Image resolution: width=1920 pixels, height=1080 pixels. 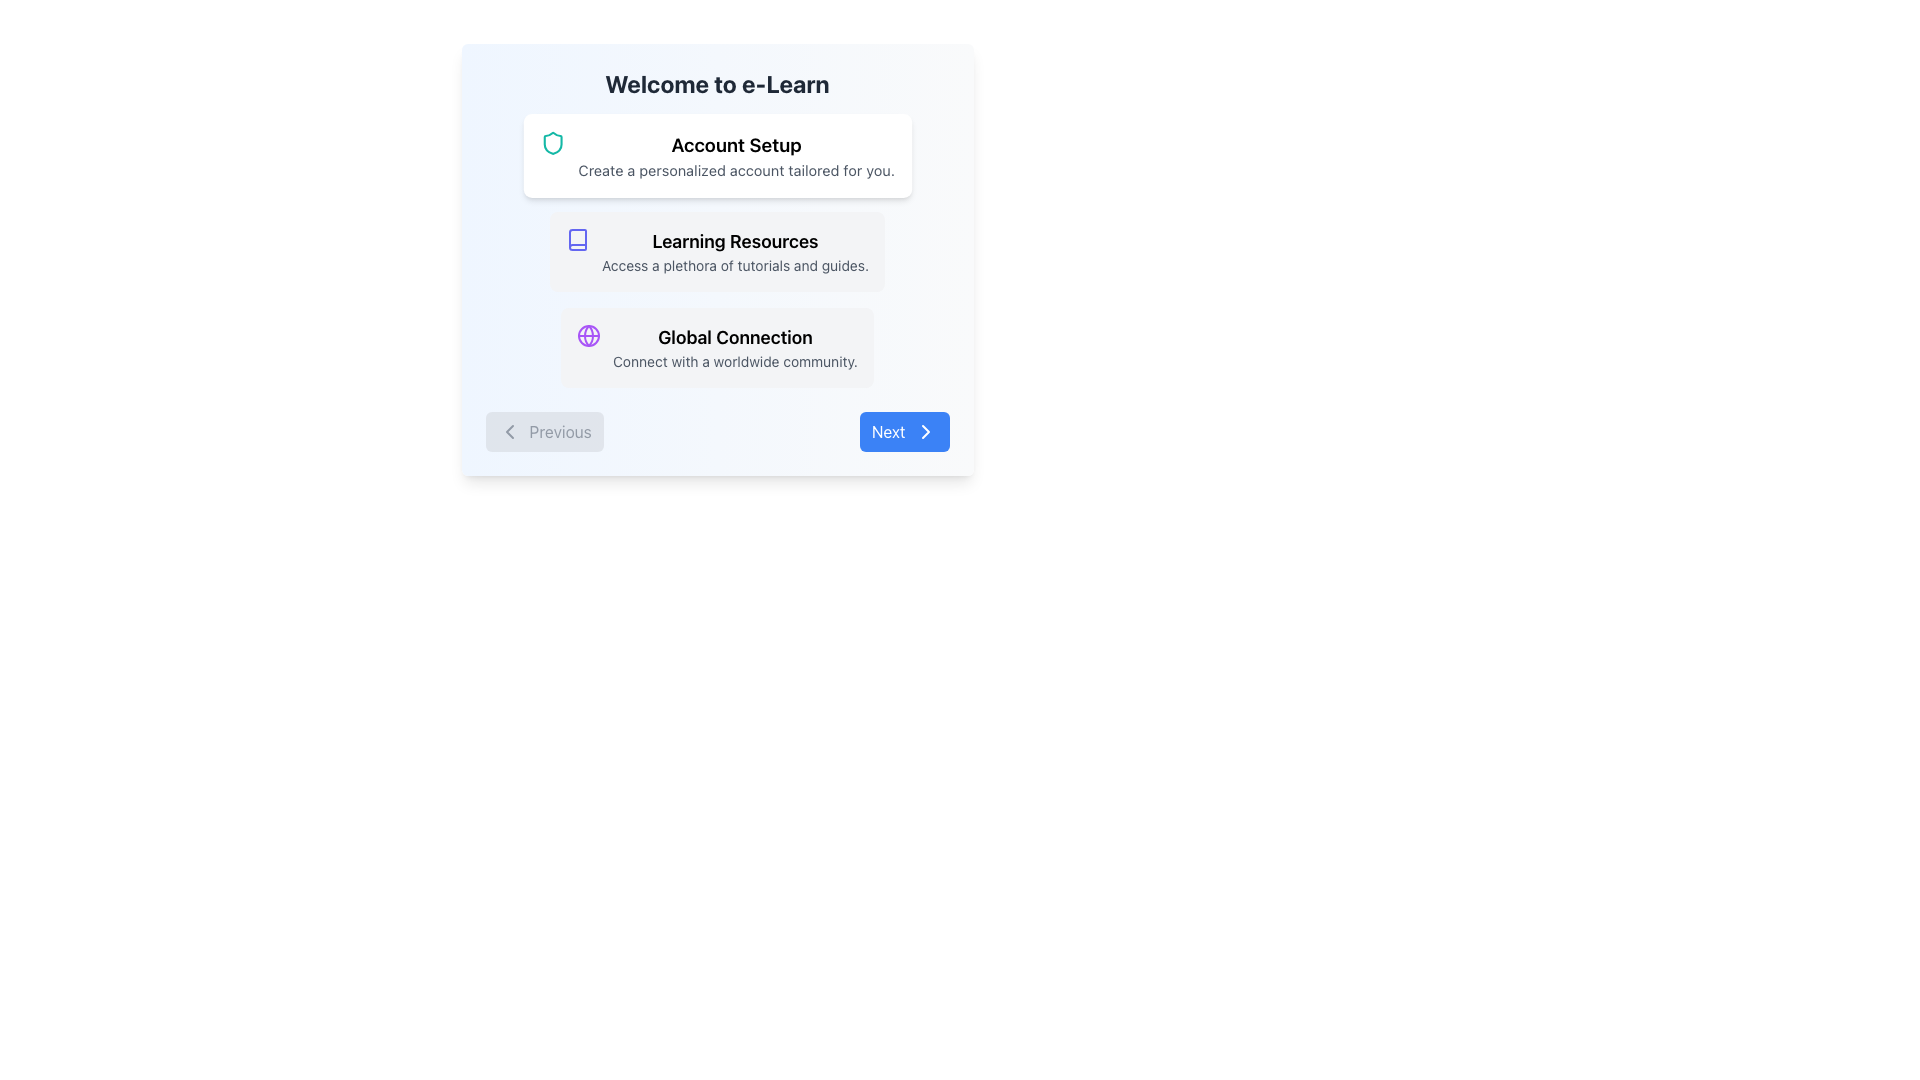 I want to click on the 'Learning Resources' Information card, which has a light gray background and displays the title in bold black font, so click(x=717, y=250).